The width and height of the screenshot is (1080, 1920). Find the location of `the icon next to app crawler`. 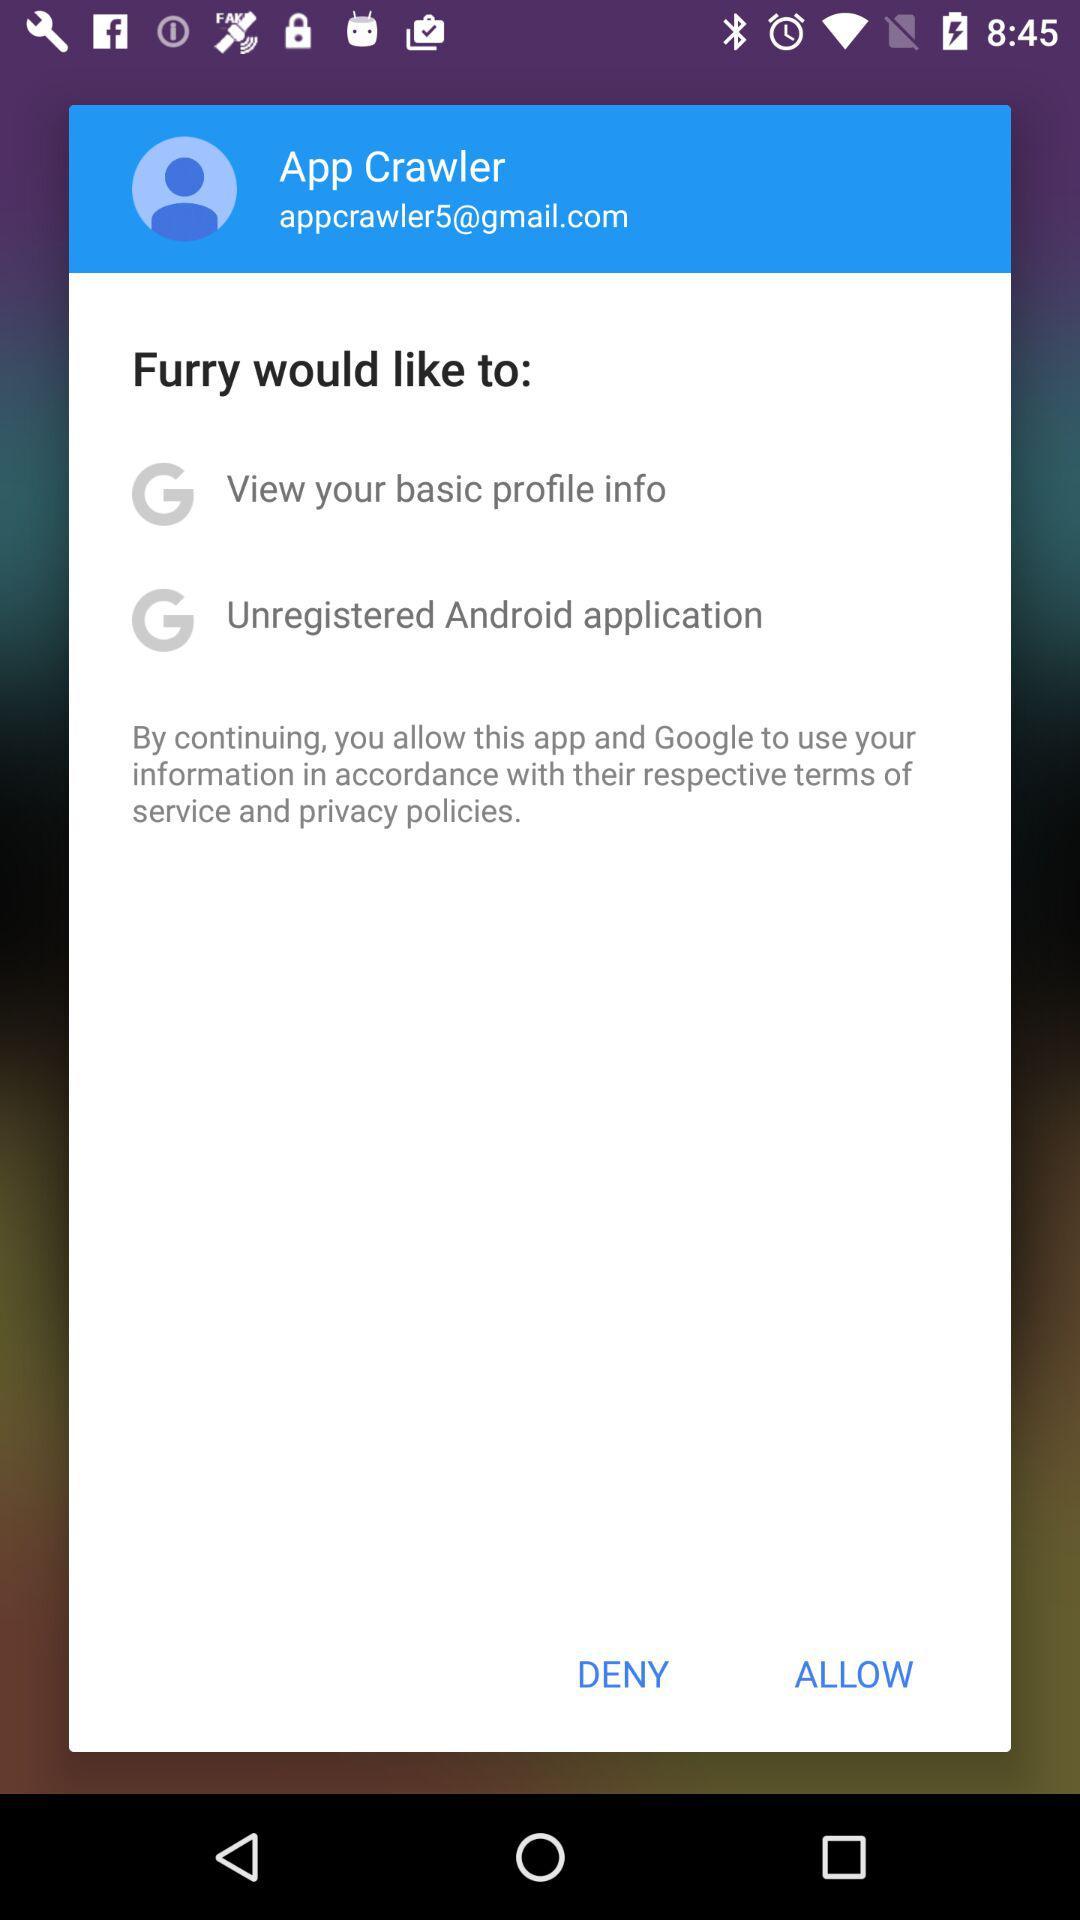

the icon next to app crawler is located at coordinates (184, 188).